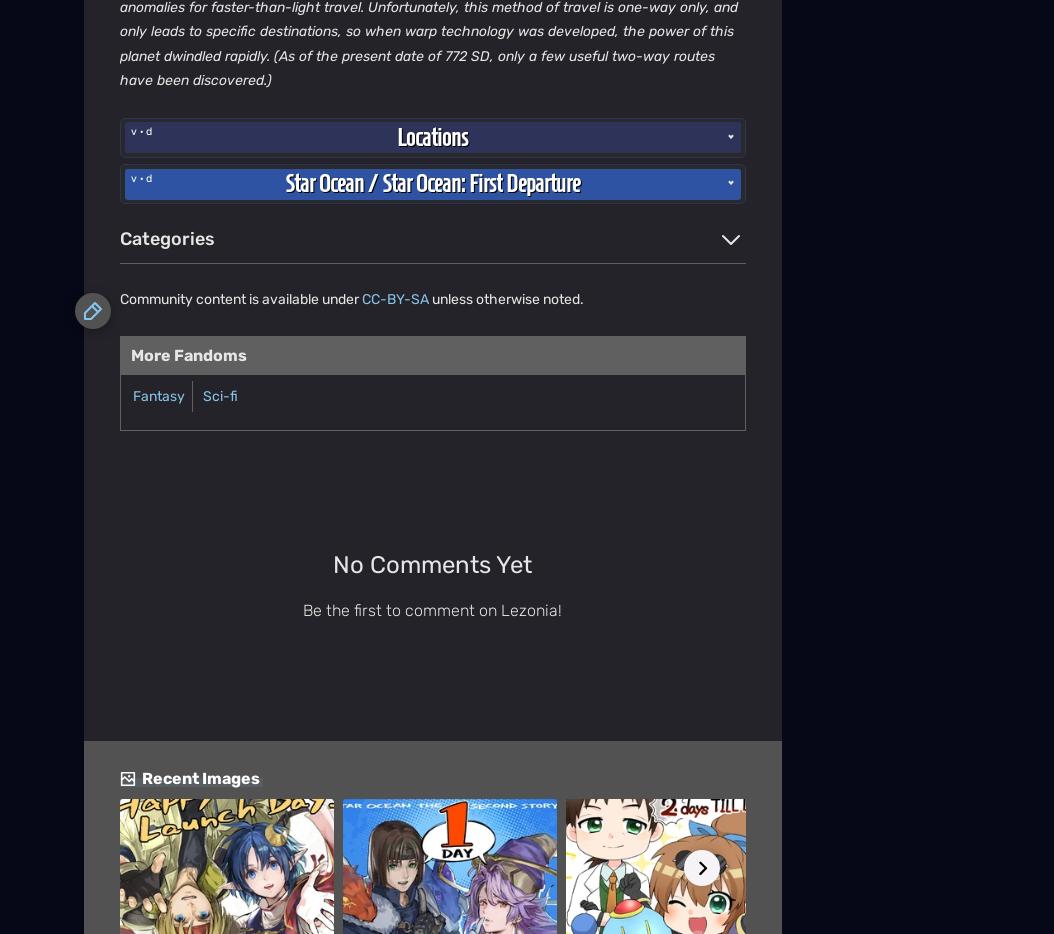 Image resolution: width=1054 pixels, height=934 pixels. Describe the element at coordinates (83, 138) in the screenshot. I see `'Community Central'` at that location.